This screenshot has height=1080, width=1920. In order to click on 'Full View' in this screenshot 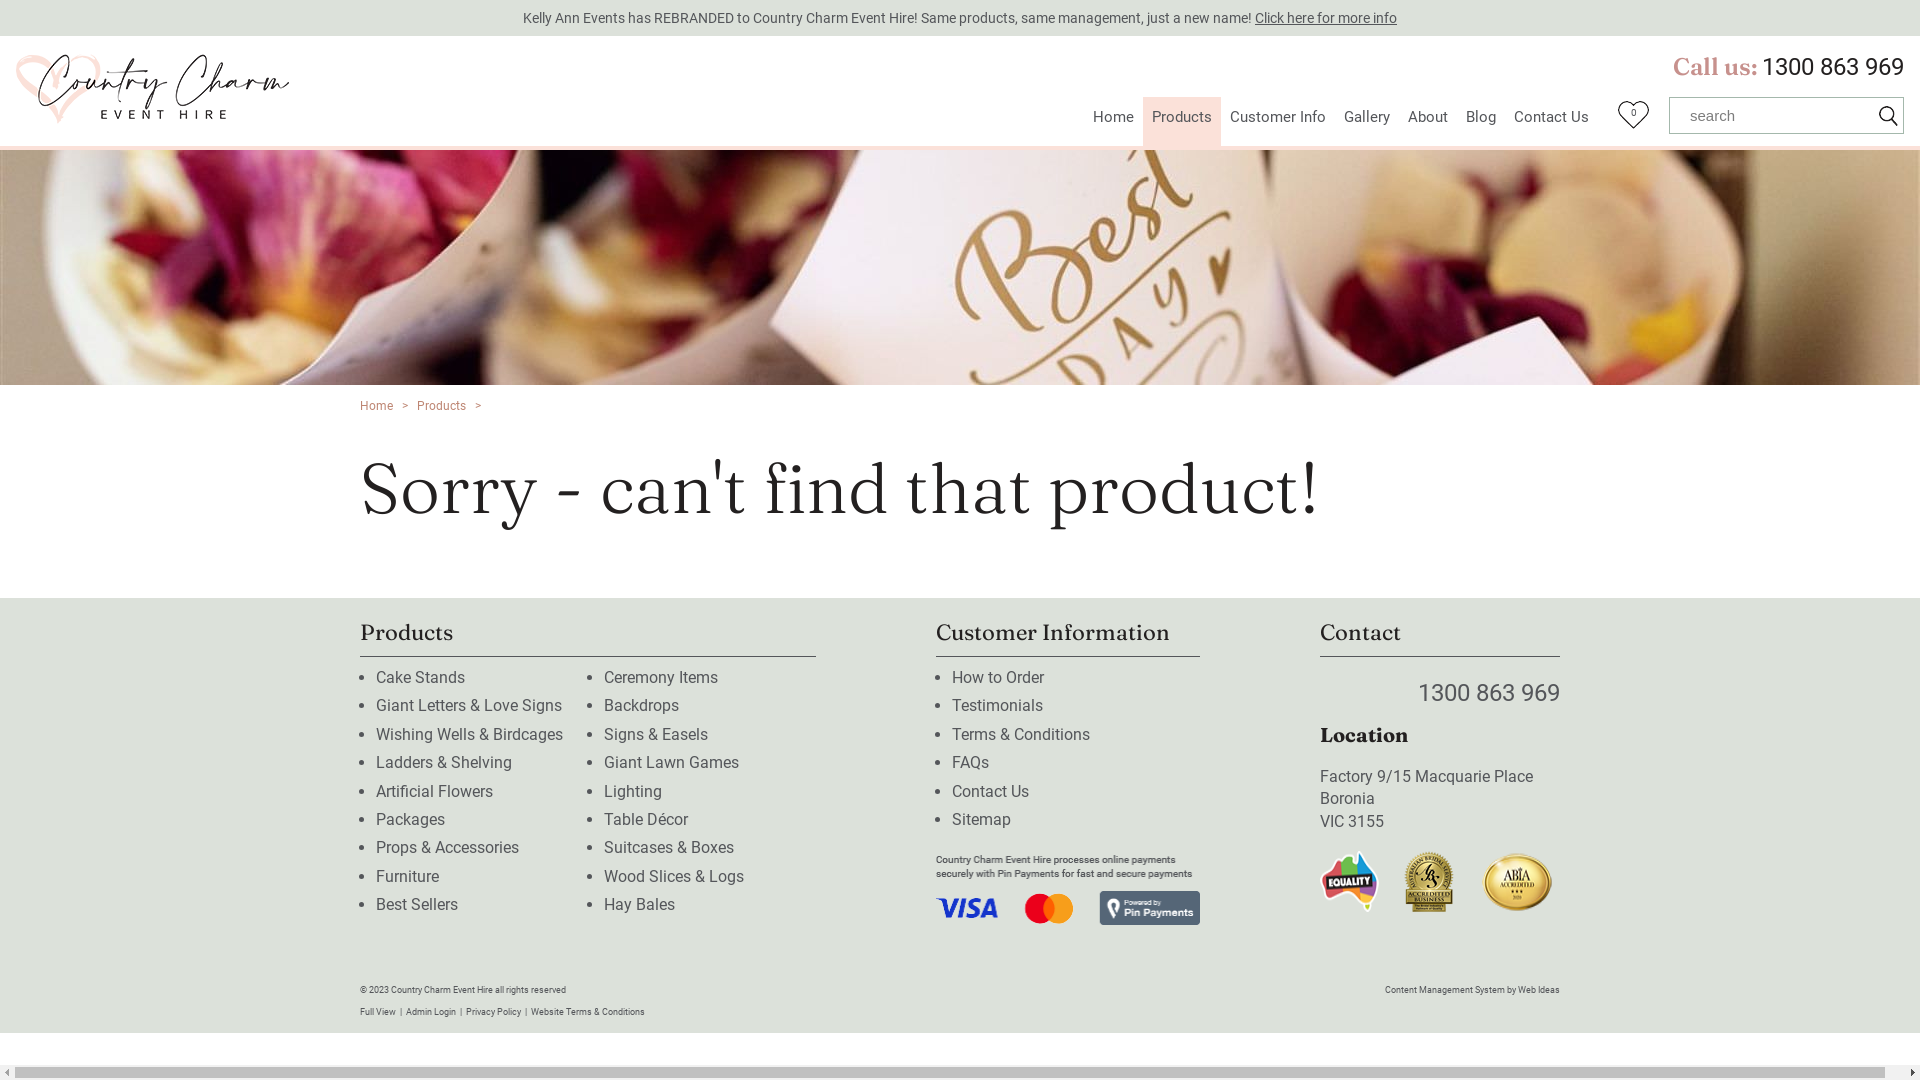, I will do `click(378, 1011)`.